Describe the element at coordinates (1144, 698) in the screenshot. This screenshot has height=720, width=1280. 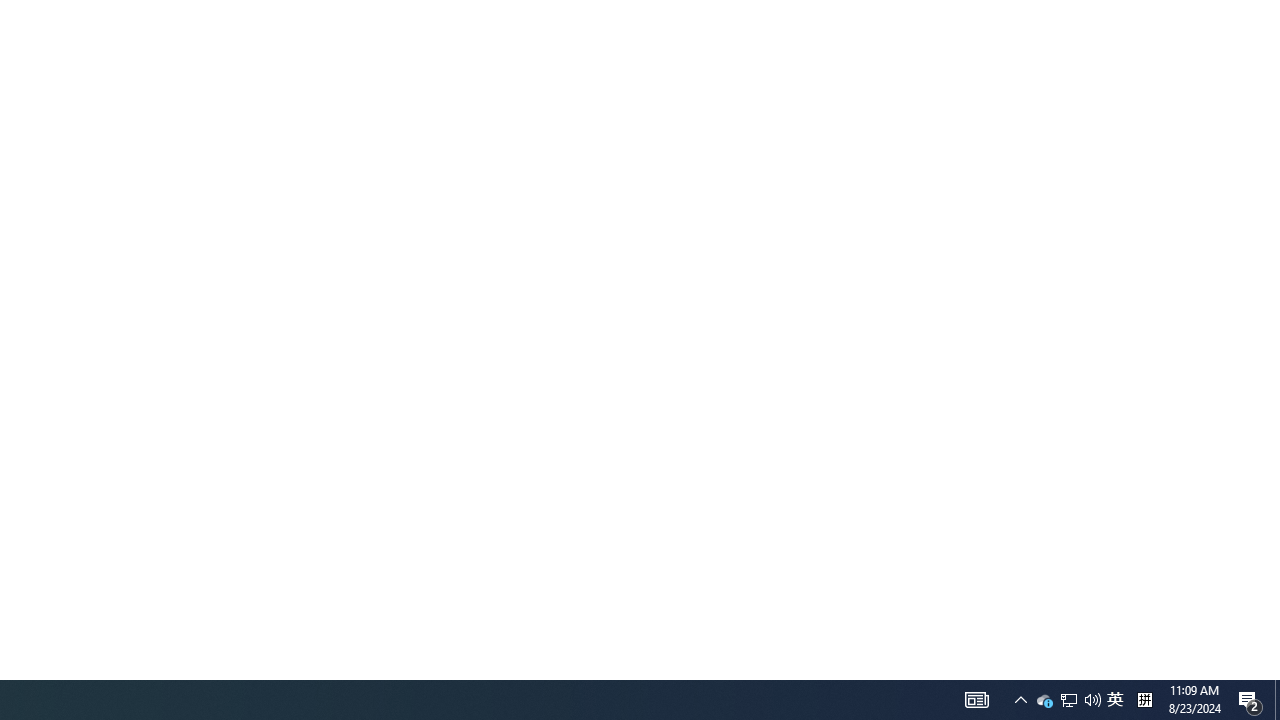
I see `'Tray Input Indicator - Chinese (Simplified, China)'` at that location.